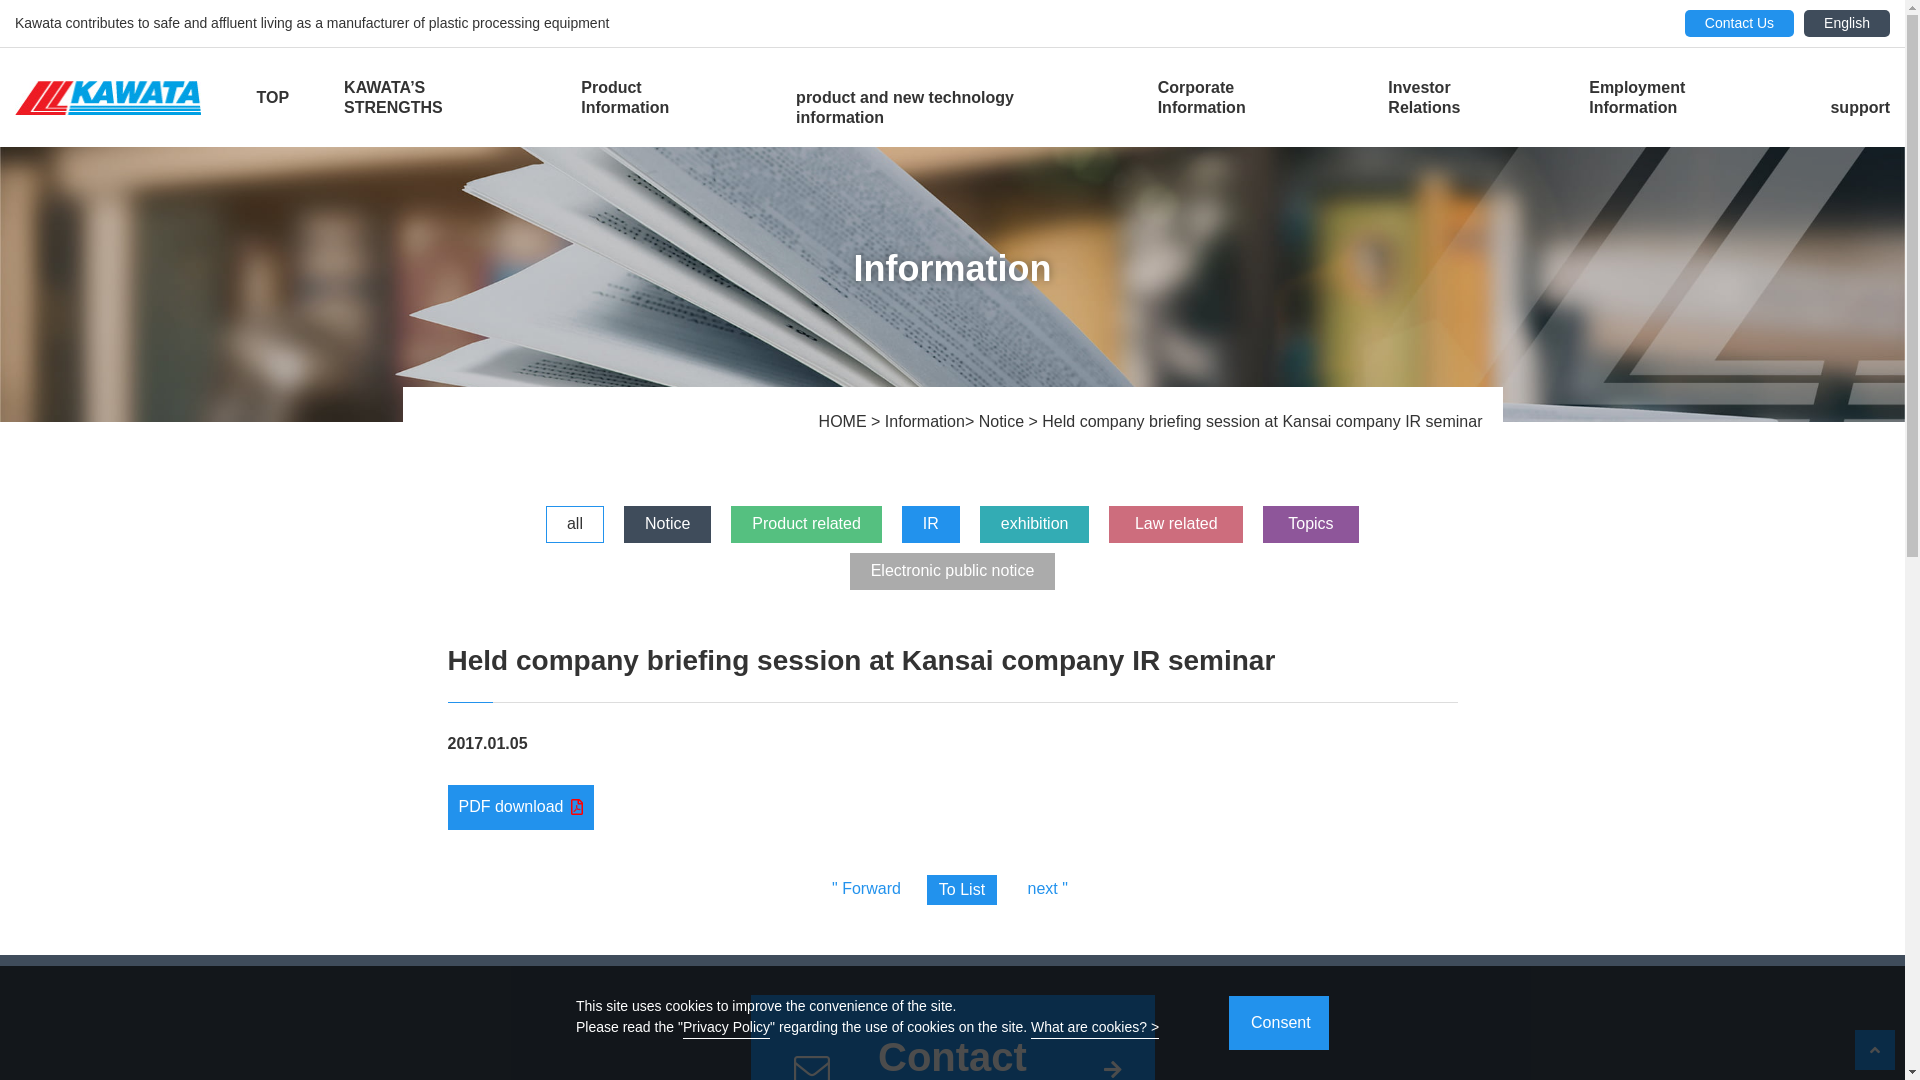  What do you see at coordinates (1176, 523) in the screenshot?
I see `' Law related '` at bounding box center [1176, 523].